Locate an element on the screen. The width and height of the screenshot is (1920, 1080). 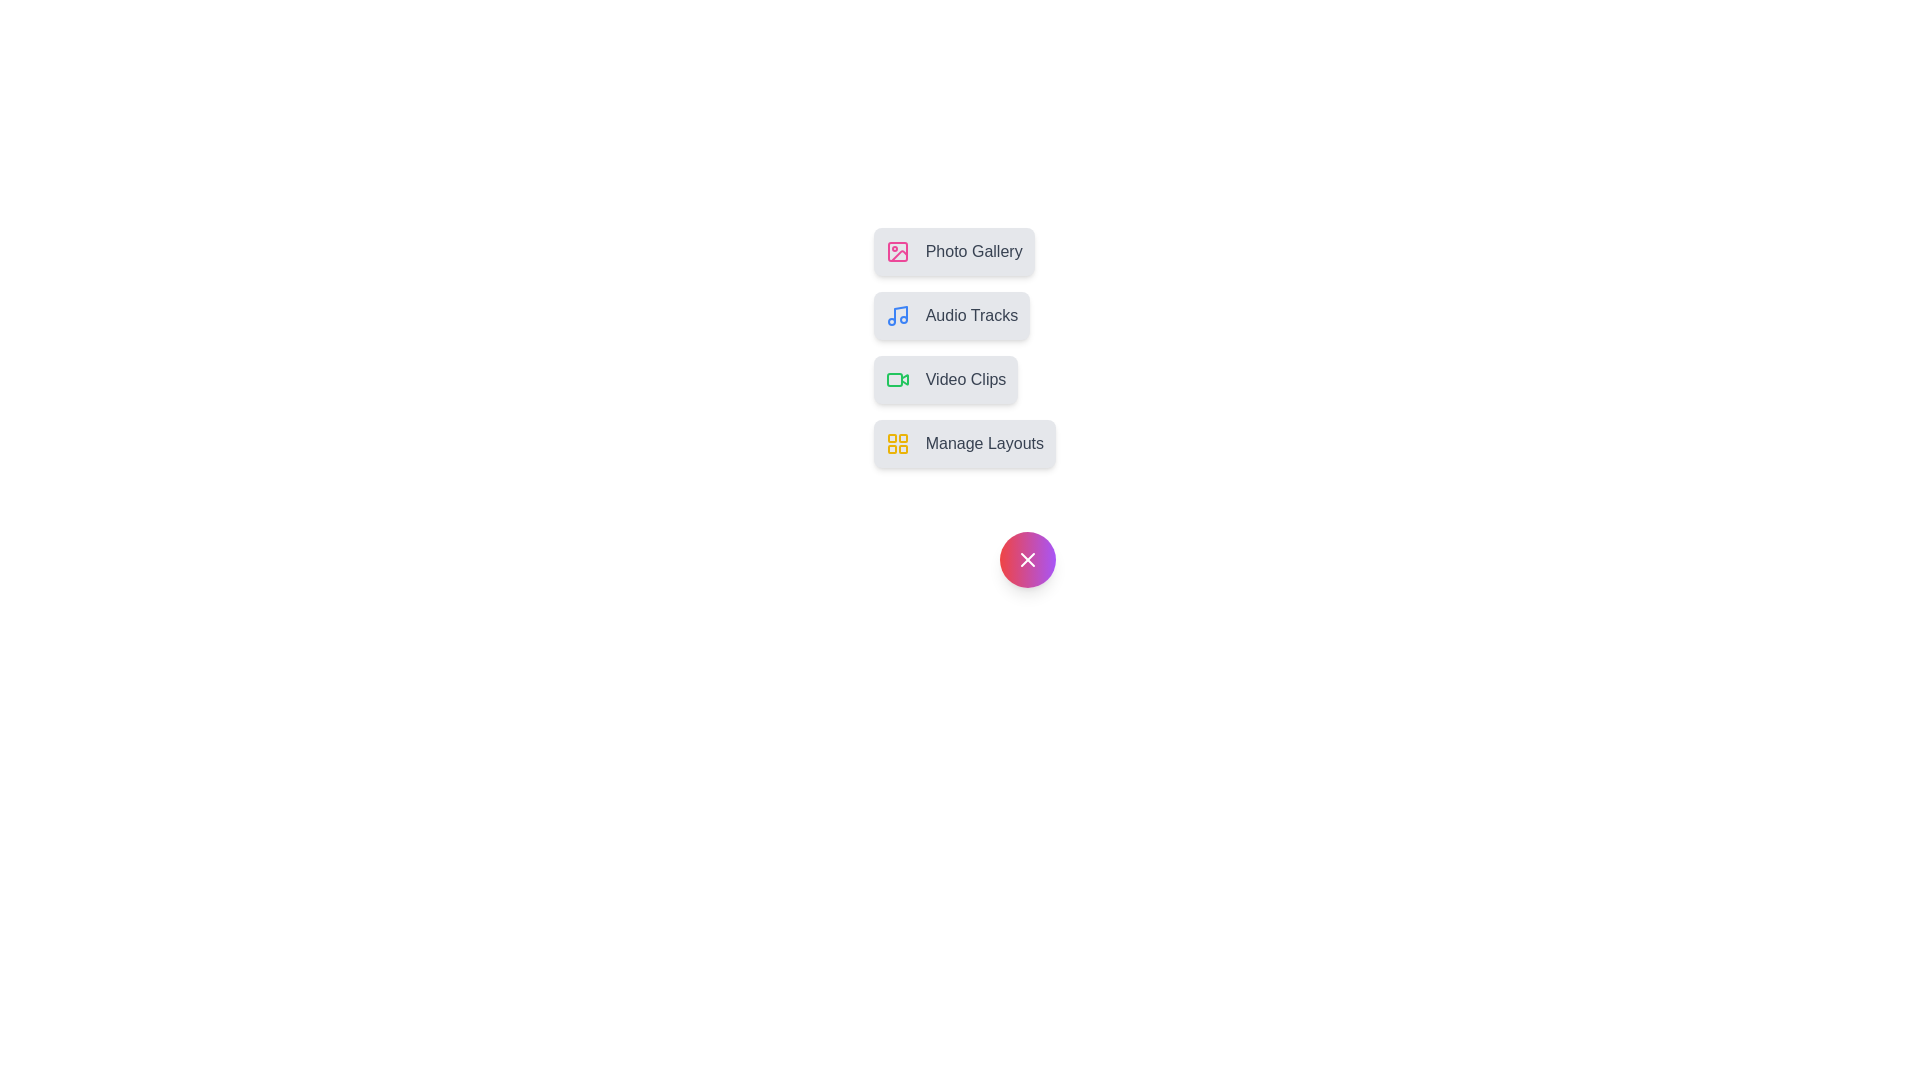
the 'Manage Layouts' button, which is a rectangular button with a soft gray background, rounded corners, and a layout grid icon in yellow, located at the bottom of a list of four buttons is located at coordinates (964, 442).